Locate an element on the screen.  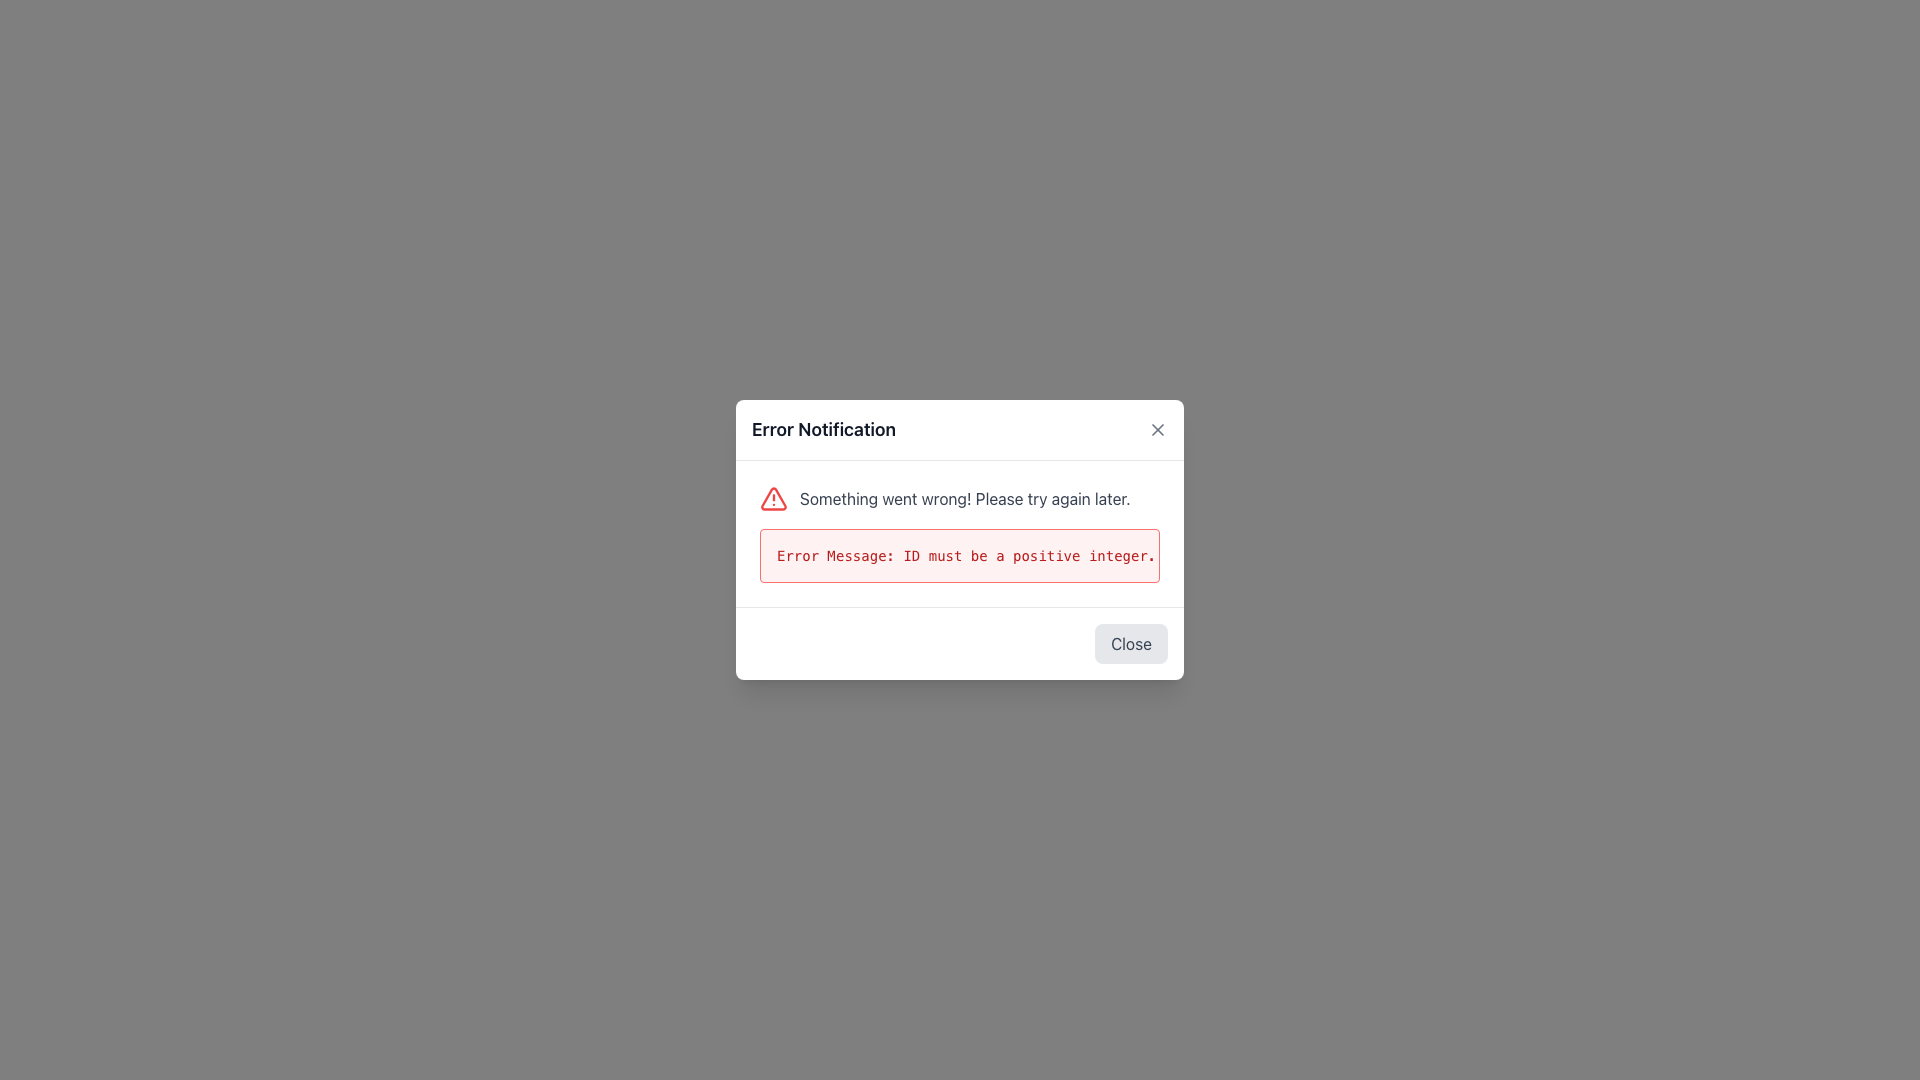
text content of the Notification box with light red background and red border that states 'Error Message: ID must be a positive integer.' is located at coordinates (960, 555).